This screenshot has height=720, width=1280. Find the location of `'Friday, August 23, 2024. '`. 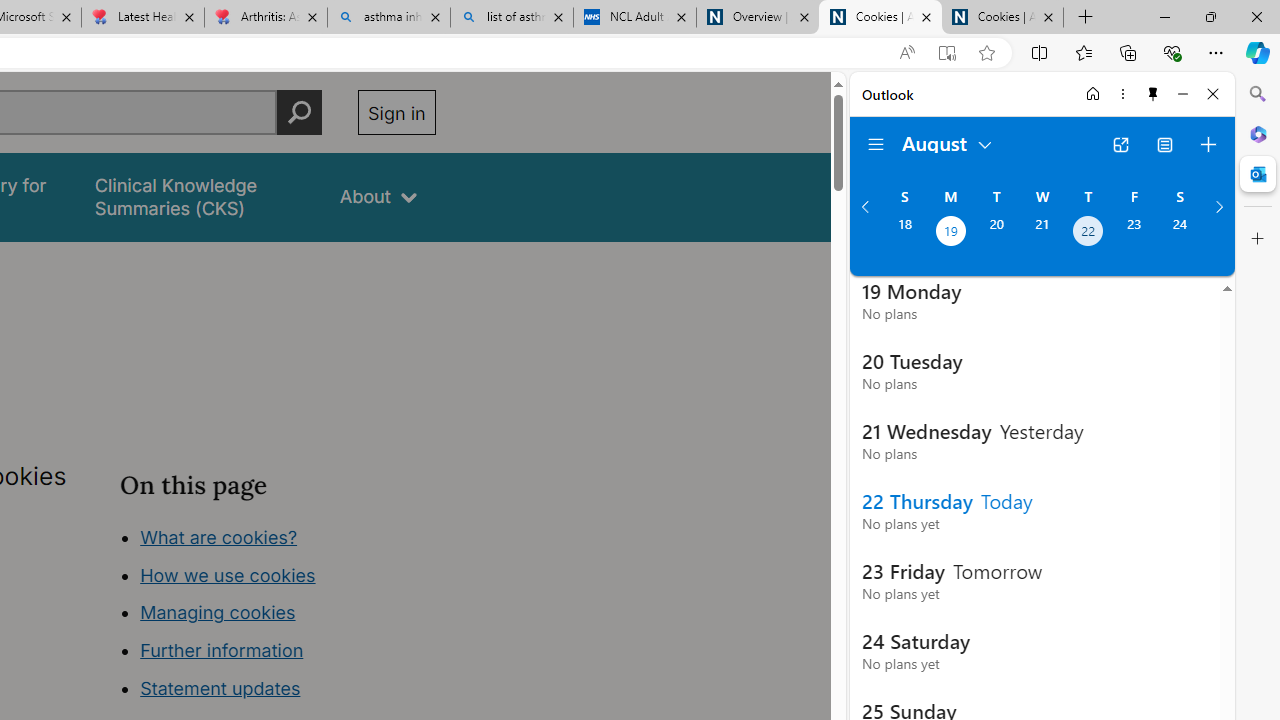

'Friday, August 23, 2024. ' is located at coordinates (1134, 232).